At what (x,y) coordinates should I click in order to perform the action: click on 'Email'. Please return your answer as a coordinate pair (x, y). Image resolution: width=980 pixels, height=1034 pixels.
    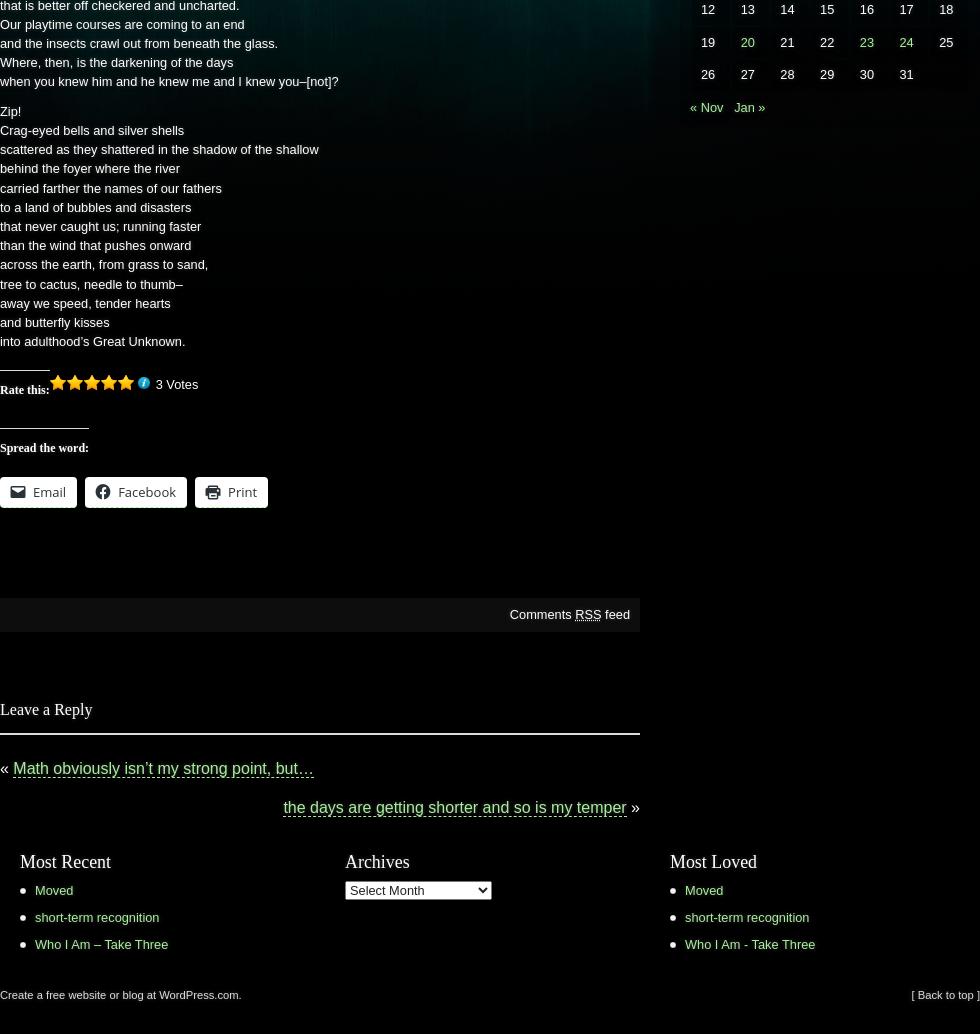
    Looking at the image, I should click on (49, 490).